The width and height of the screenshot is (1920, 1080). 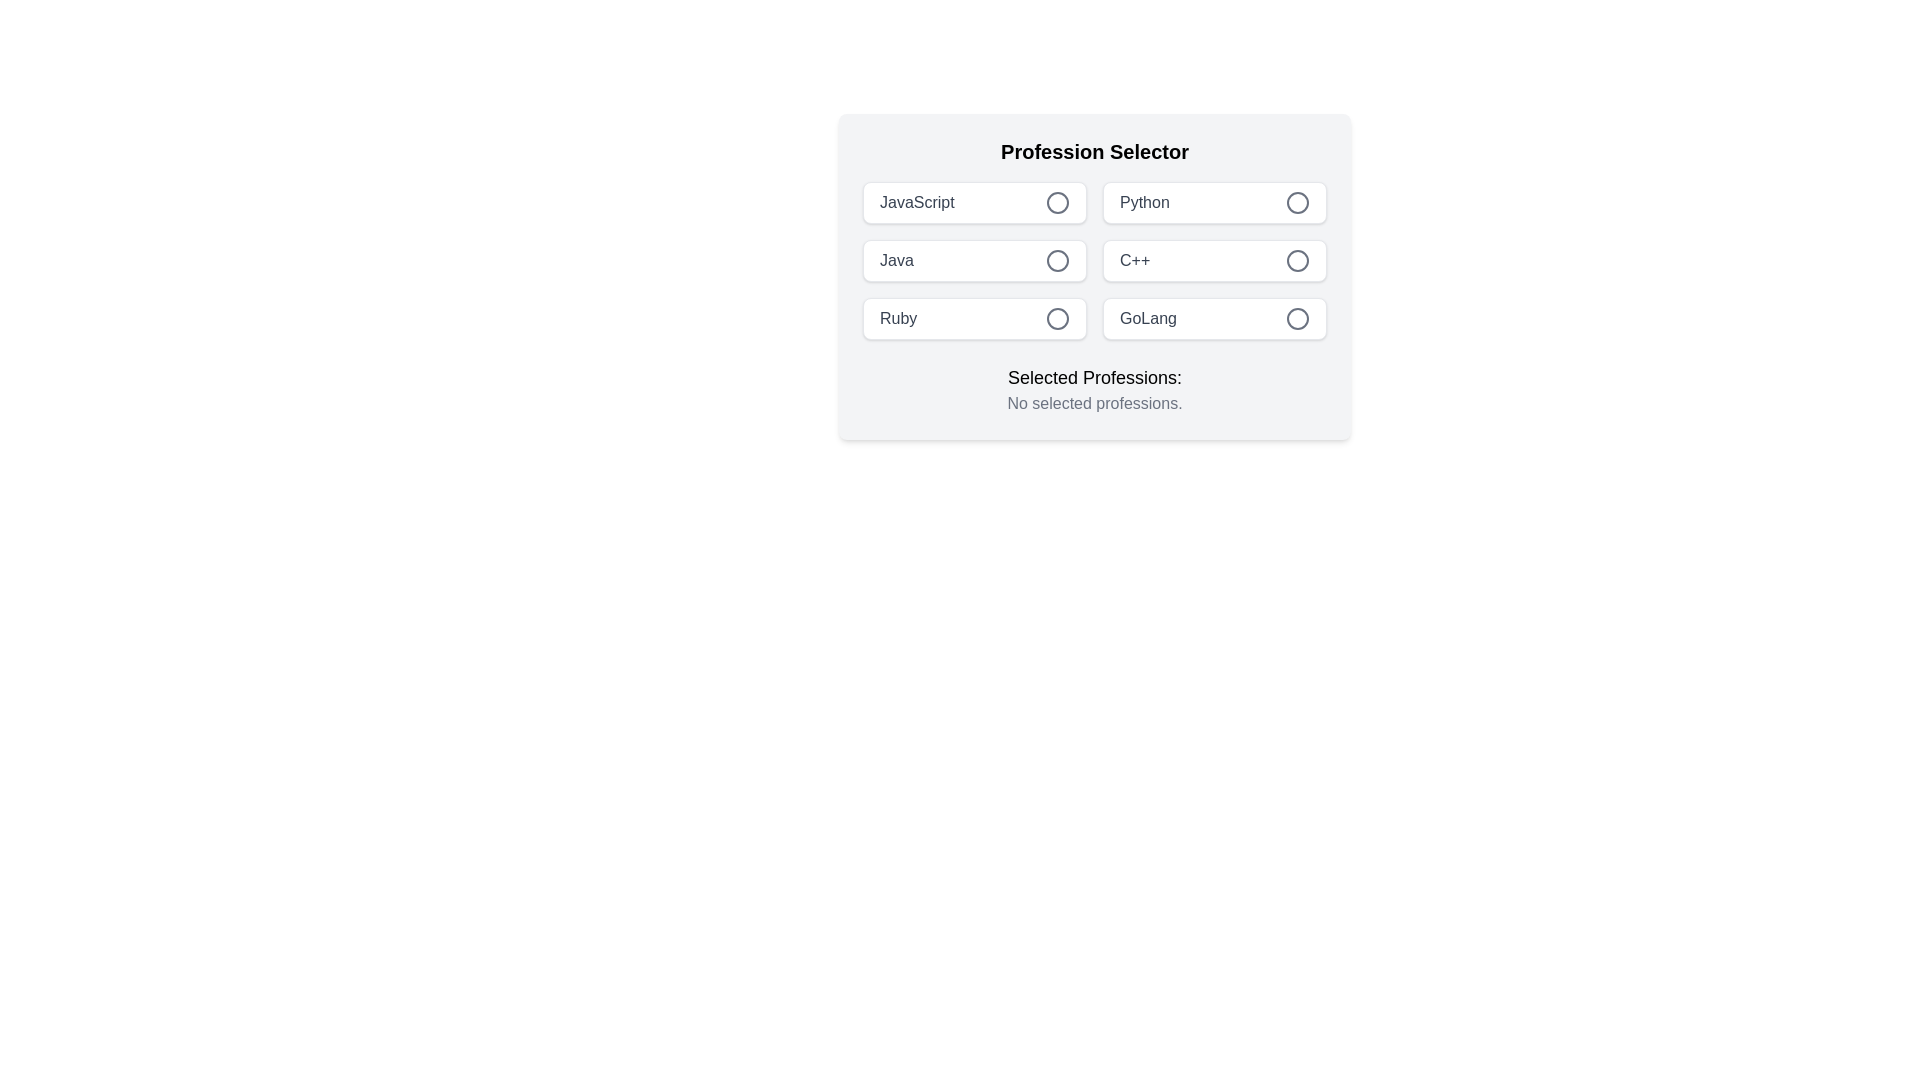 I want to click on the text label indicating the section related to selected professions, positioned above 'No selected professions' in the 'Profession Selector' section, so click(x=1093, y=378).